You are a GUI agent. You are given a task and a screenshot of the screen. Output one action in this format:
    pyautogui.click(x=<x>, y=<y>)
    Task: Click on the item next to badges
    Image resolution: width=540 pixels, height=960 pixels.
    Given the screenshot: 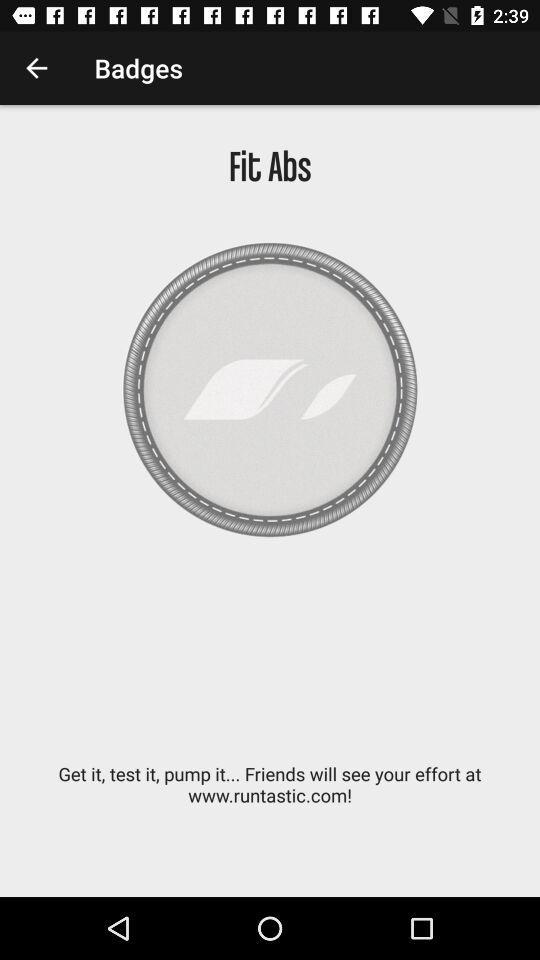 What is the action you would take?
    pyautogui.click(x=36, y=68)
    